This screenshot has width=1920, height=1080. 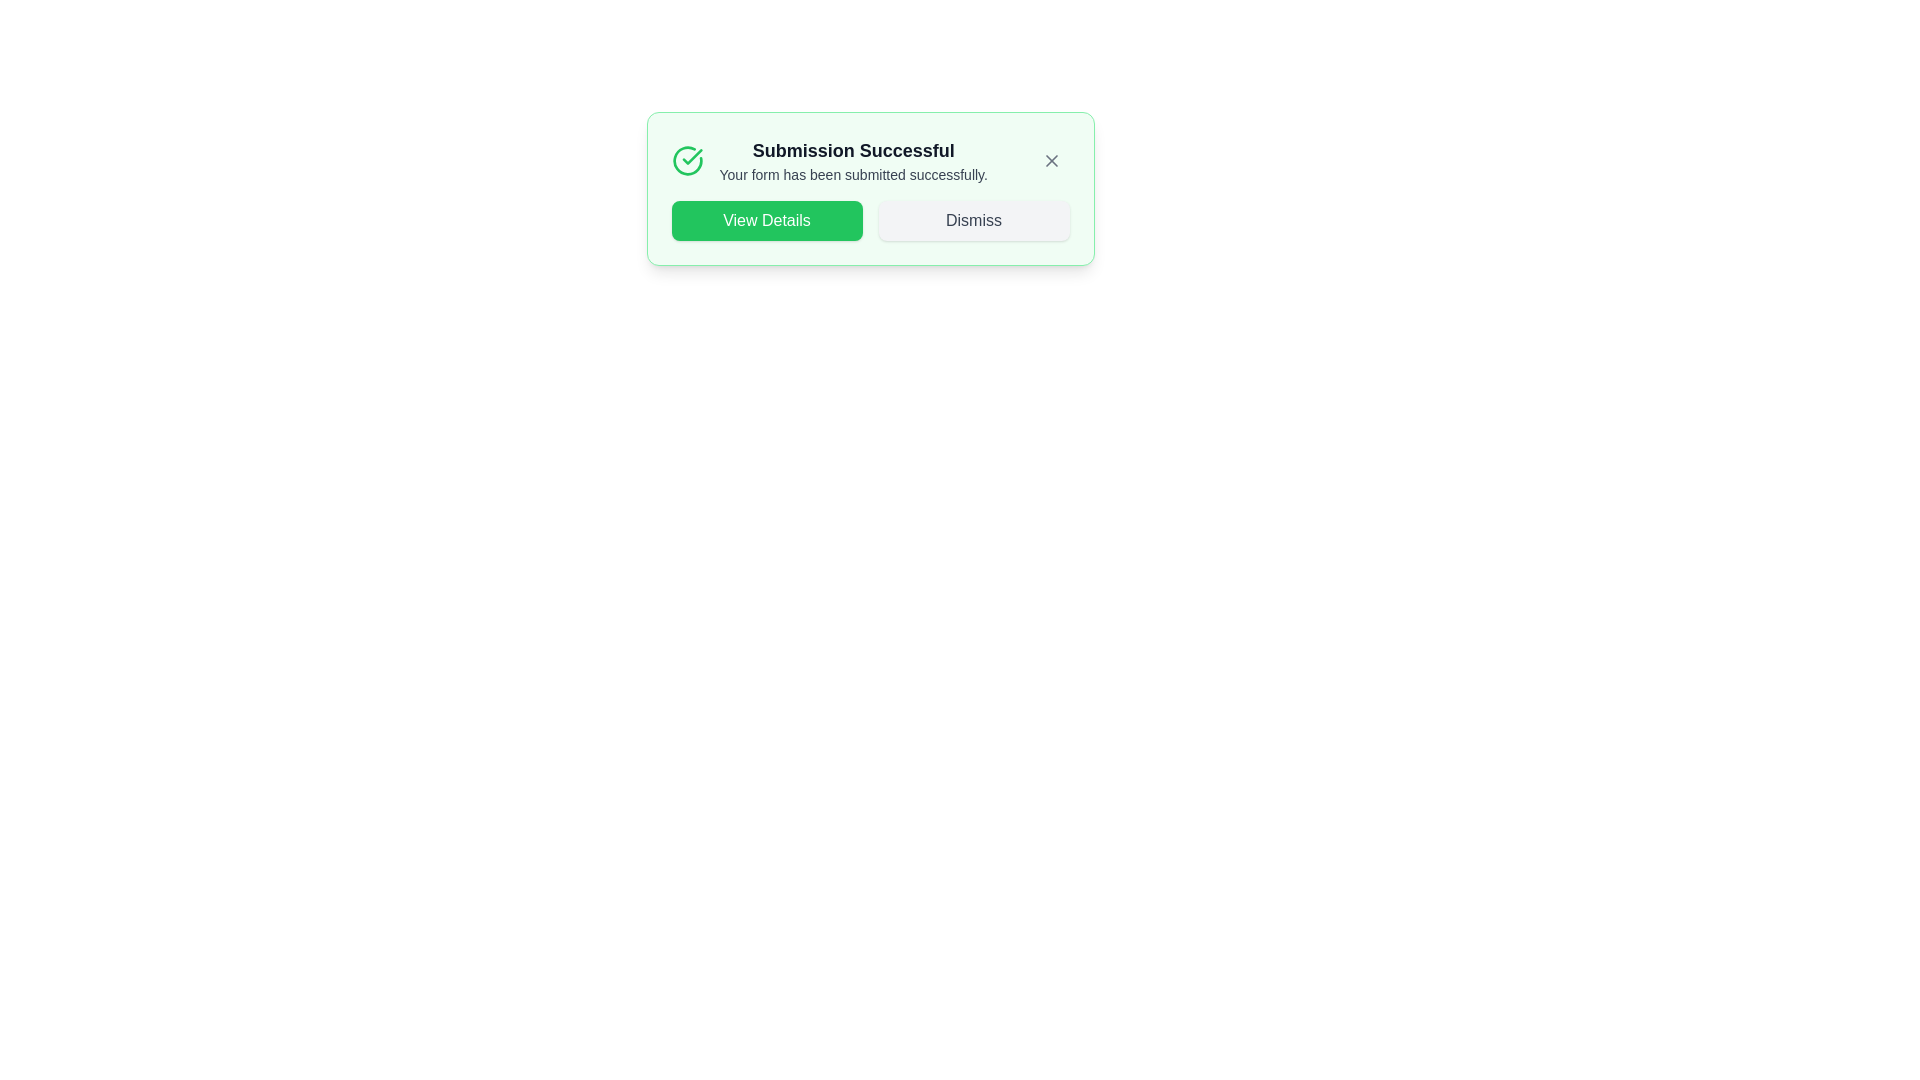 What do you see at coordinates (766, 220) in the screenshot?
I see `the button labeled View Details` at bounding box center [766, 220].